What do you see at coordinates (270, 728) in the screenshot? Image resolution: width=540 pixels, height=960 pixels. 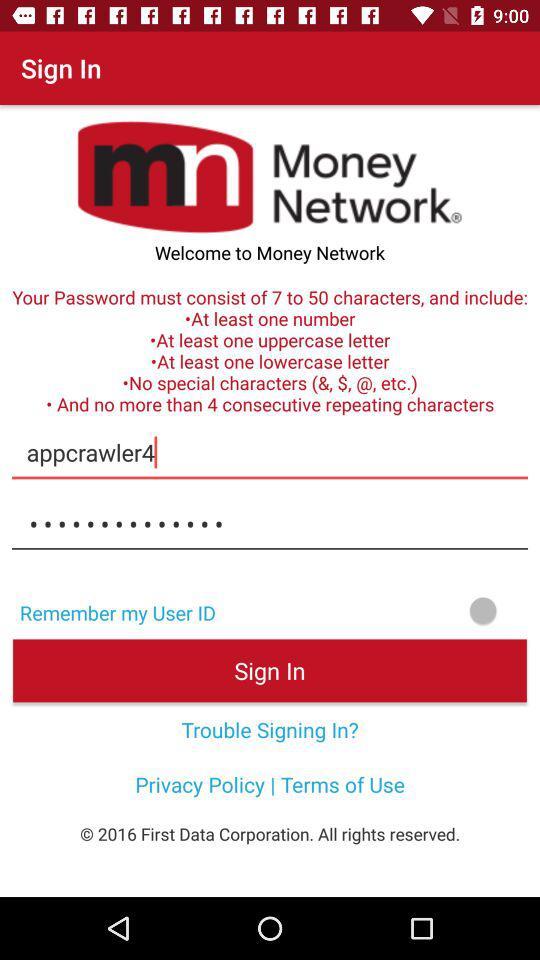 I see `item below sign in item` at bounding box center [270, 728].